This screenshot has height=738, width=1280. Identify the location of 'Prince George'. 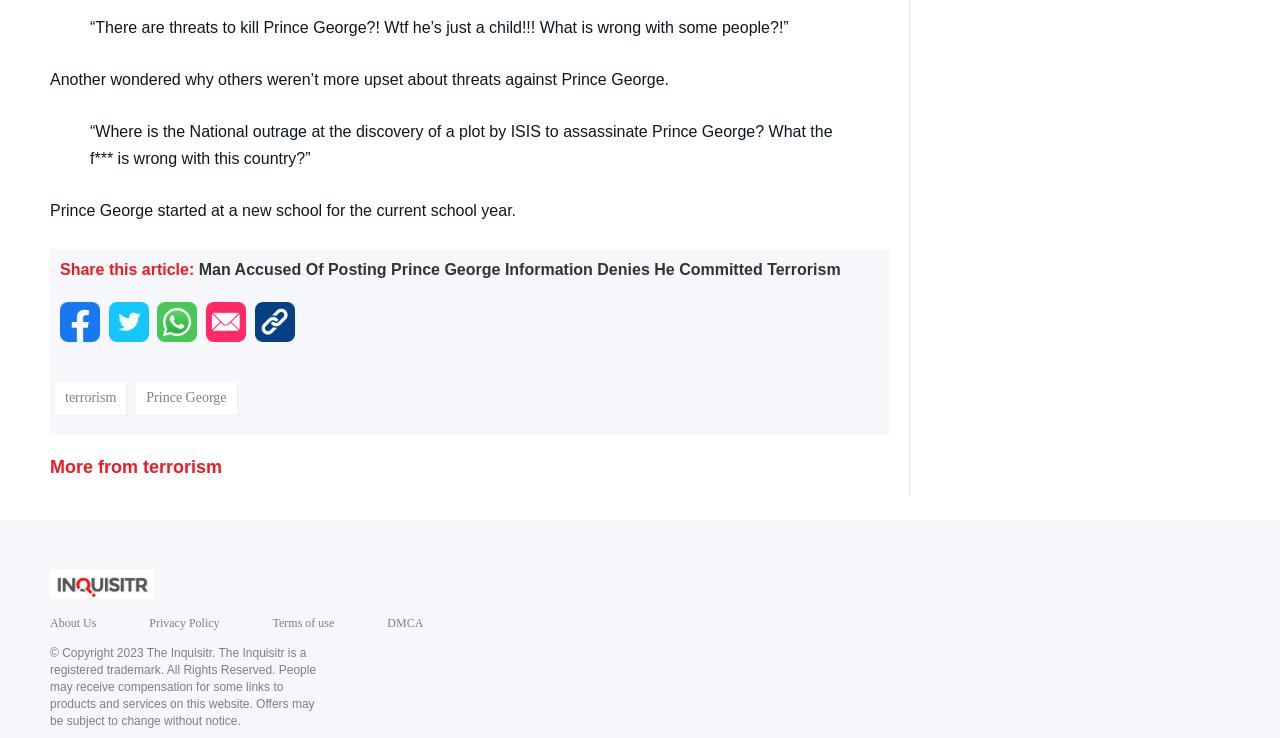
(185, 395).